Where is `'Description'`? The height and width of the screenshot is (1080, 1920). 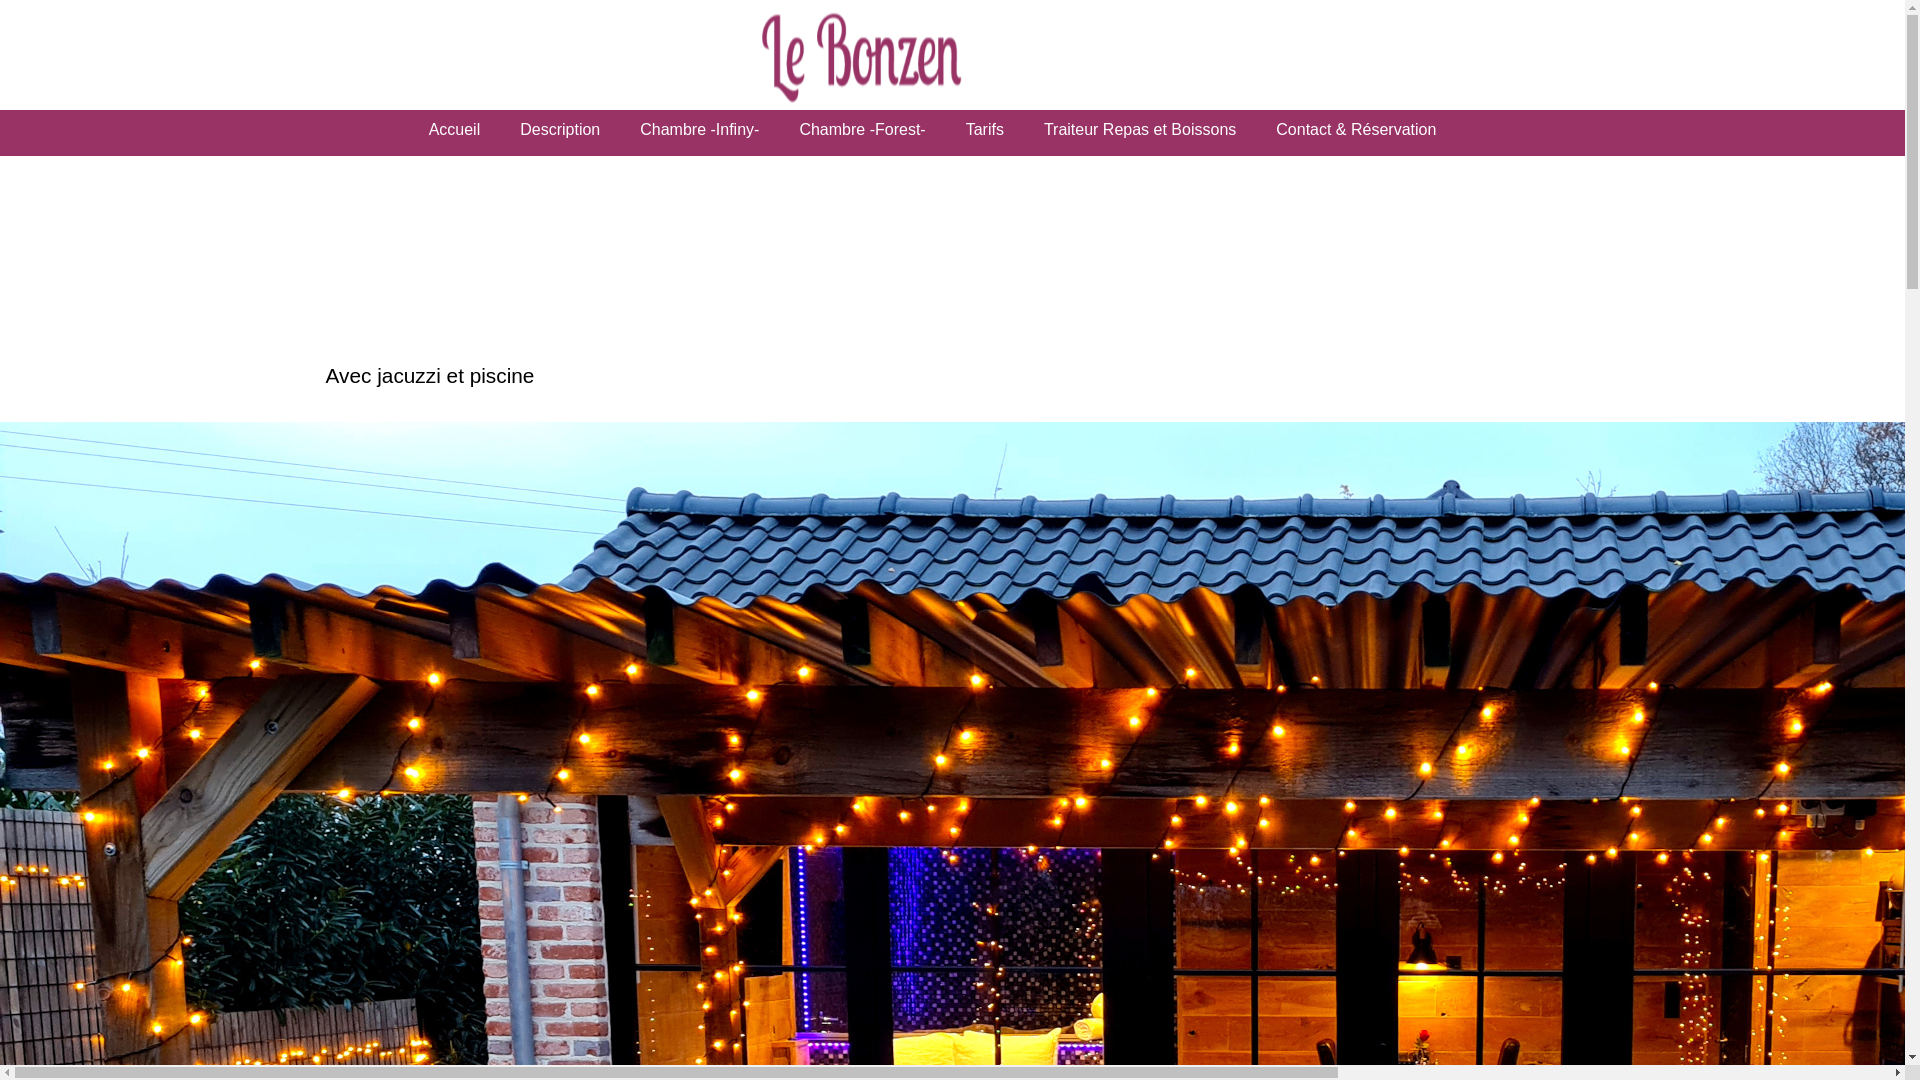 'Description' is located at coordinates (519, 130).